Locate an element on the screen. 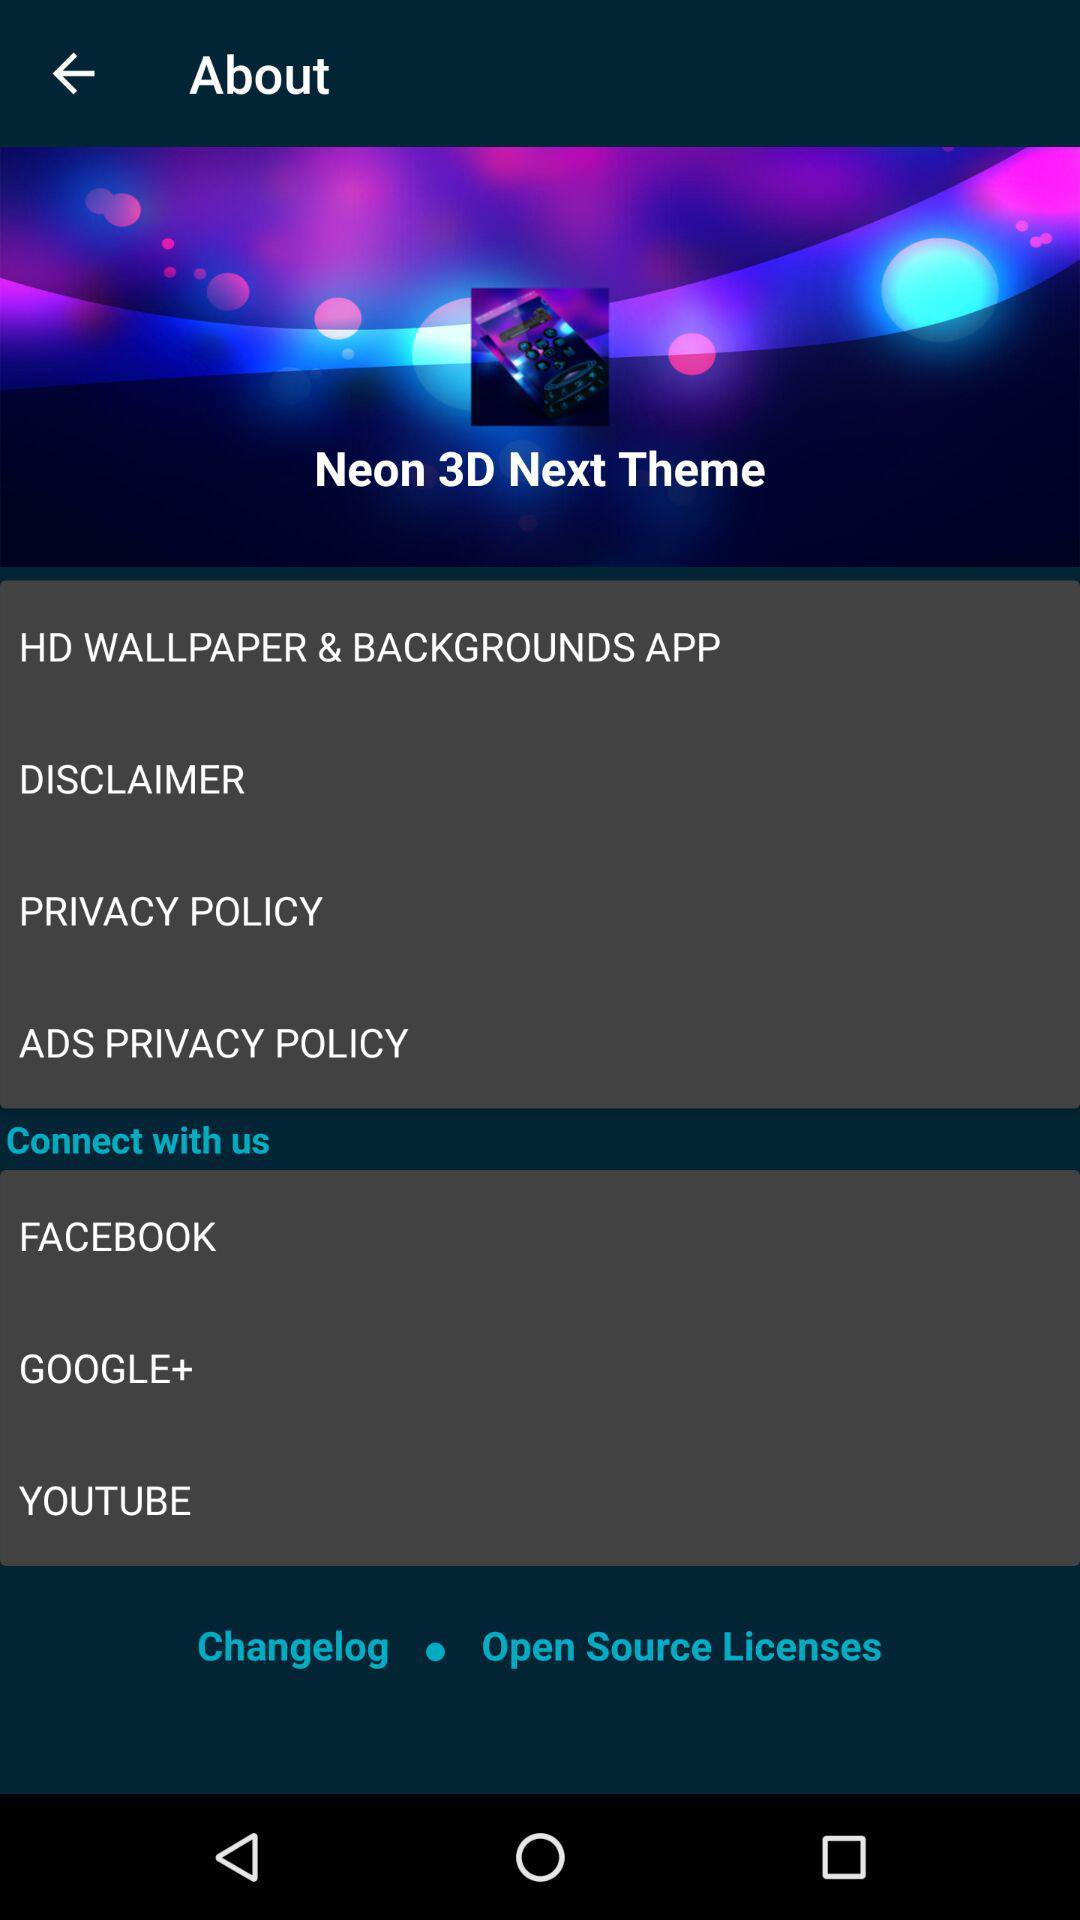 This screenshot has height=1920, width=1080. item above google+ icon is located at coordinates (540, 1234).